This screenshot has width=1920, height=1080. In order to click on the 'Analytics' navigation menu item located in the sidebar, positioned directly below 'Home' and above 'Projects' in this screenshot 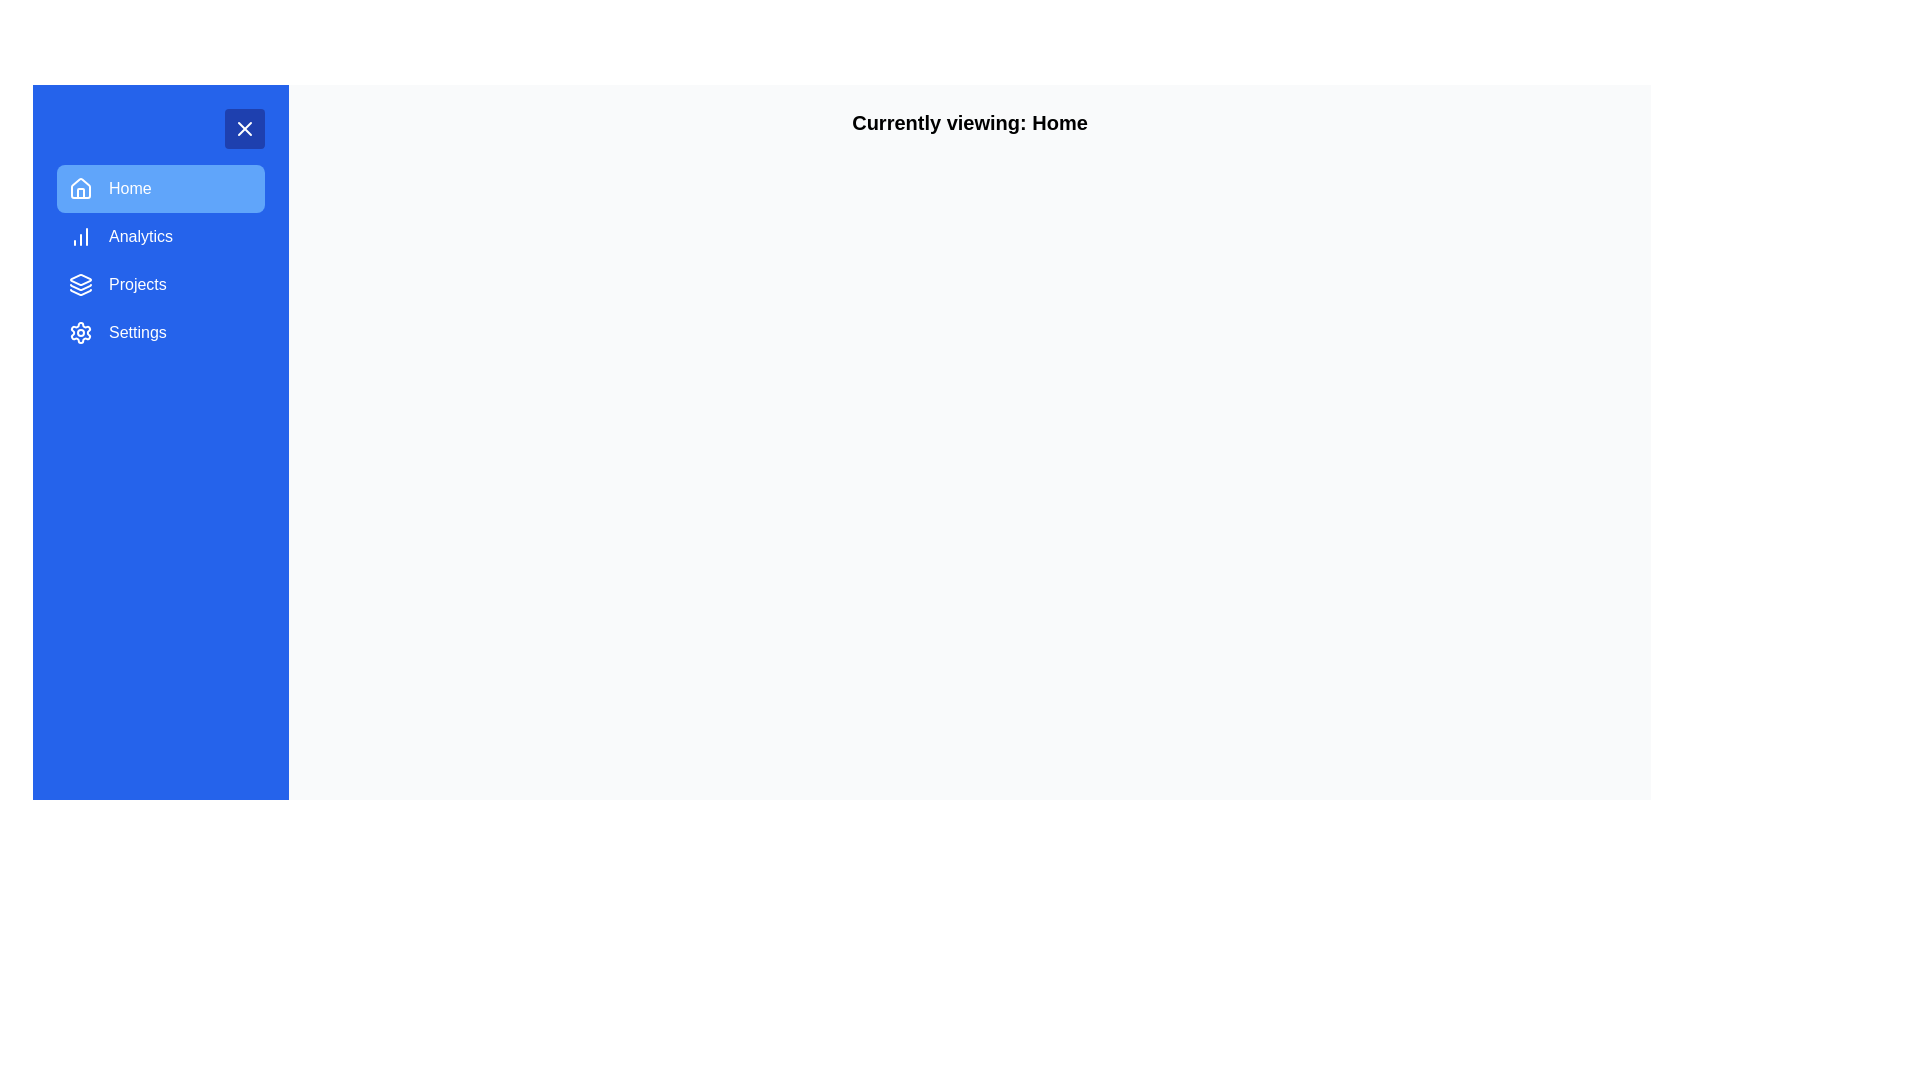, I will do `click(161, 260)`.